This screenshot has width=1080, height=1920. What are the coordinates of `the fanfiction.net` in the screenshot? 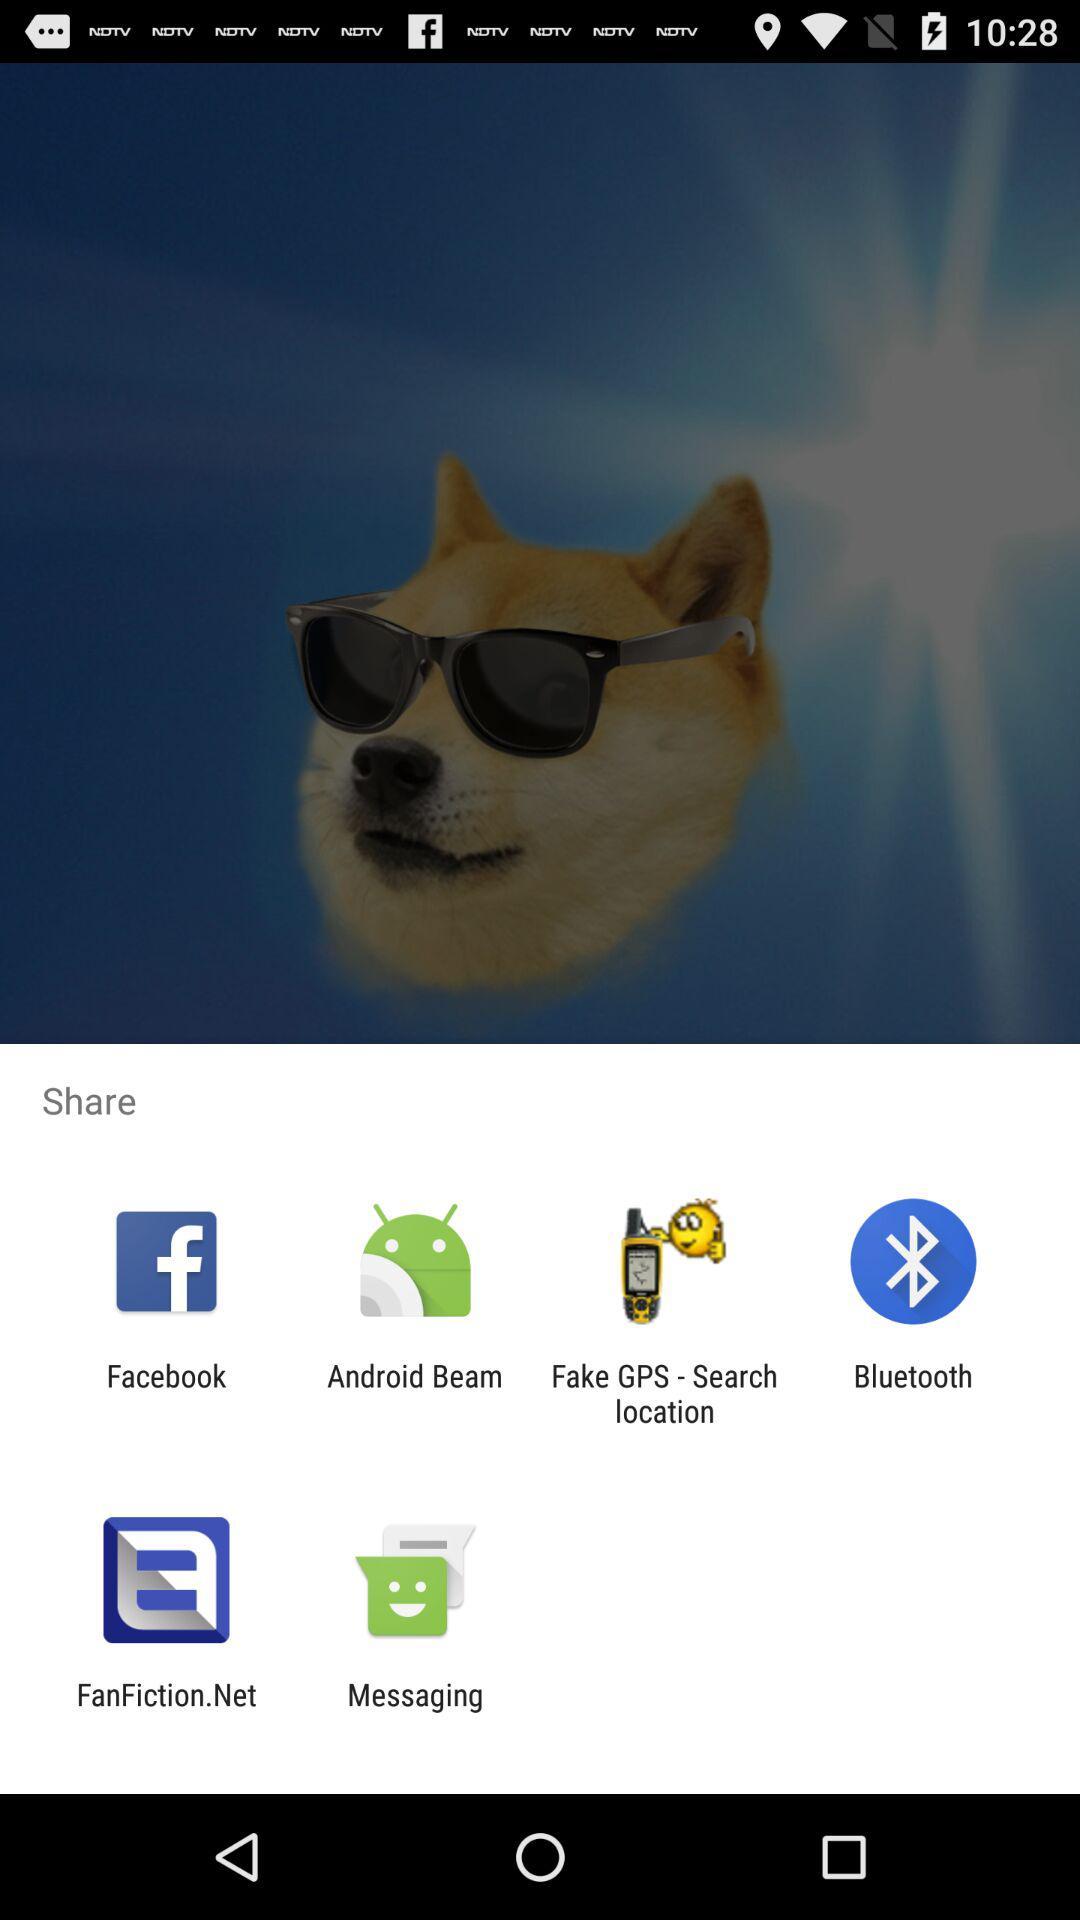 It's located at (165, 1711).